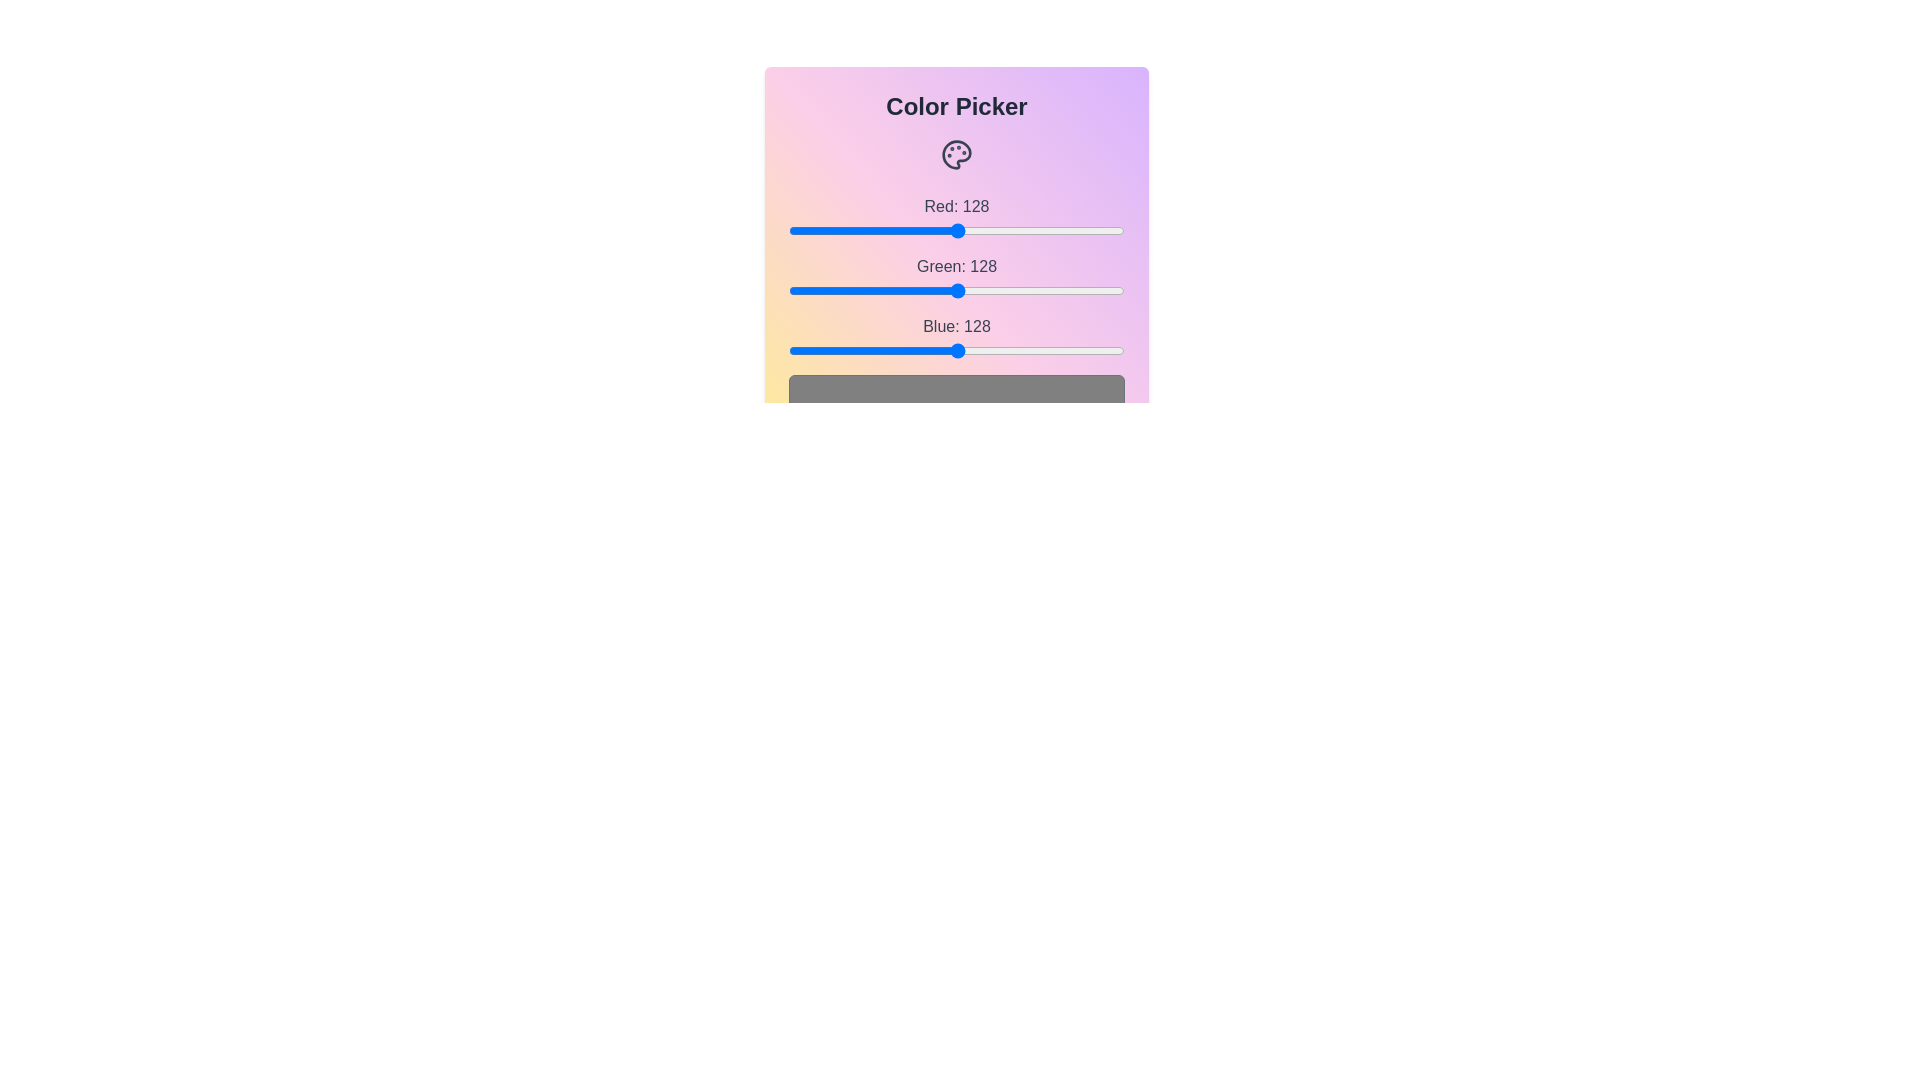  What do you see at coordinates (1042, 350) in the screenshot?
I see `the Blue slider to set the blue channel value to 193` at bounding box center [1042, 350].